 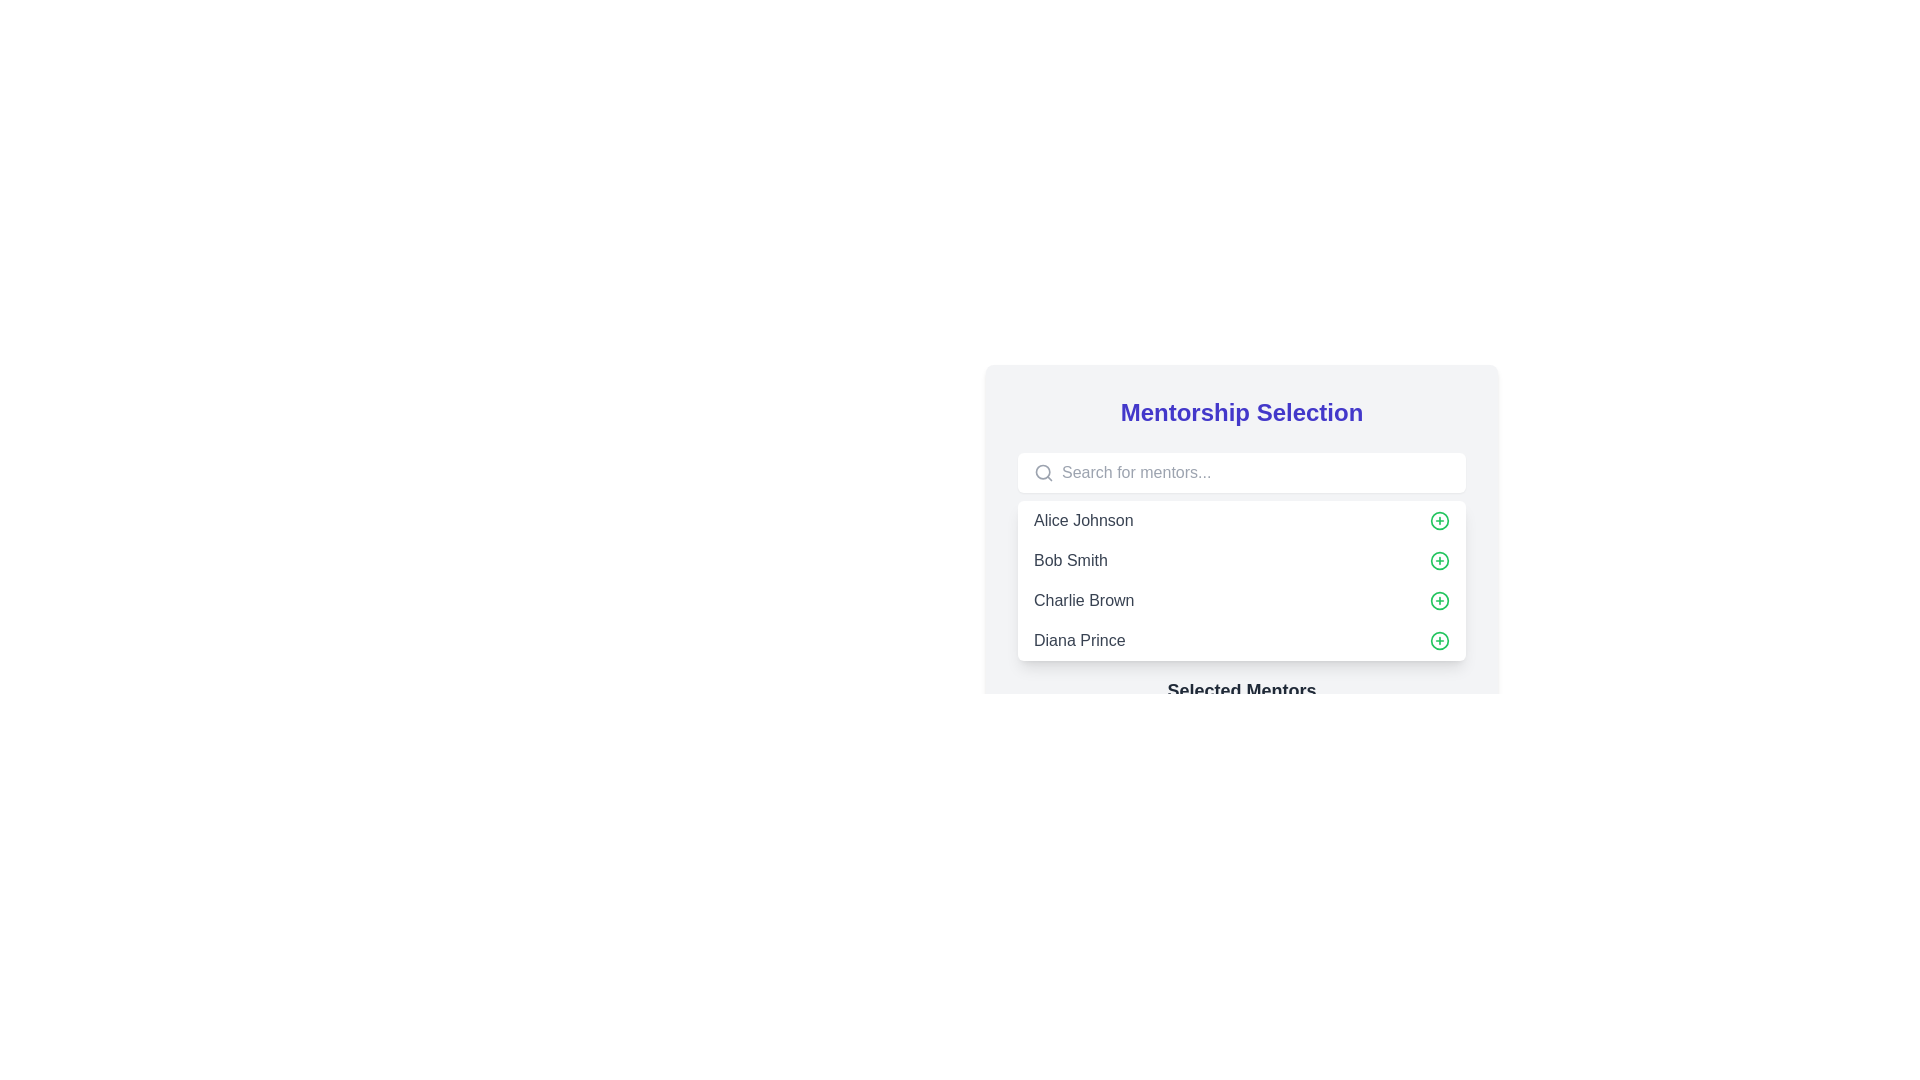 I want to click on the mentorship selection header text, which indicates the section's purpose to the user, so click(x=1241, y=411).